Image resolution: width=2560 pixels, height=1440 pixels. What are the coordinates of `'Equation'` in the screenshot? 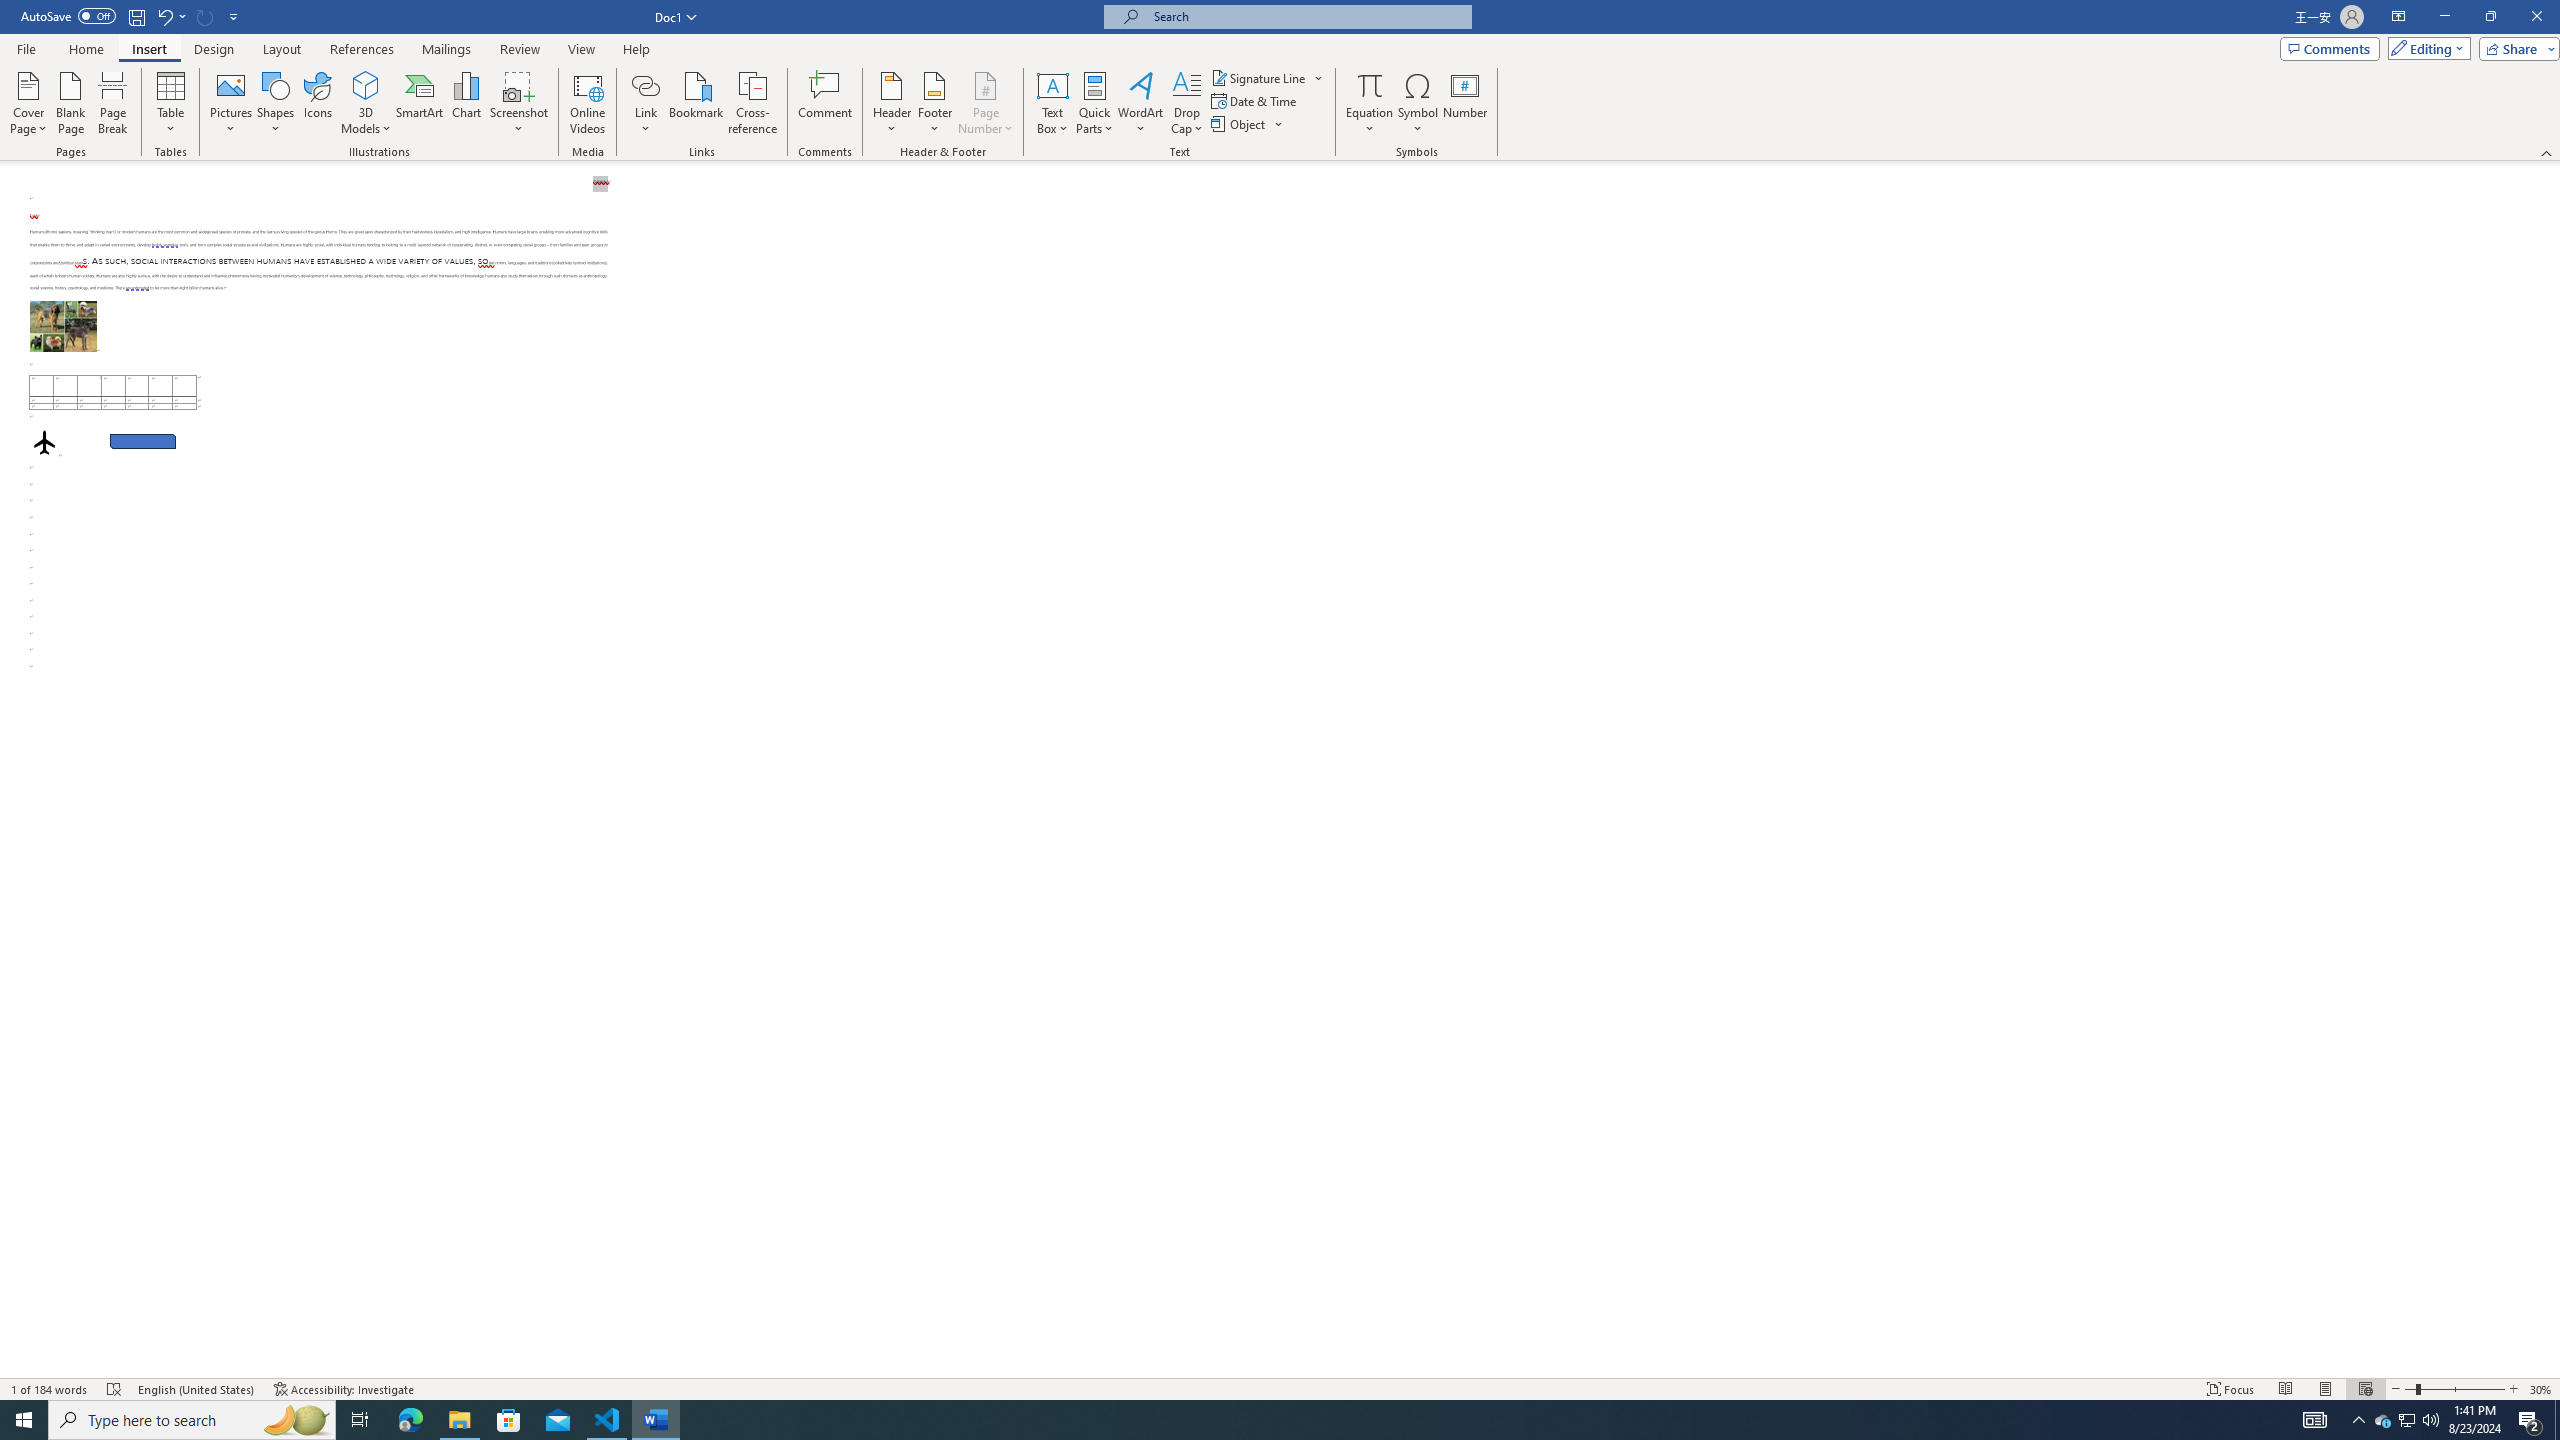 It's located at (1369, 103).